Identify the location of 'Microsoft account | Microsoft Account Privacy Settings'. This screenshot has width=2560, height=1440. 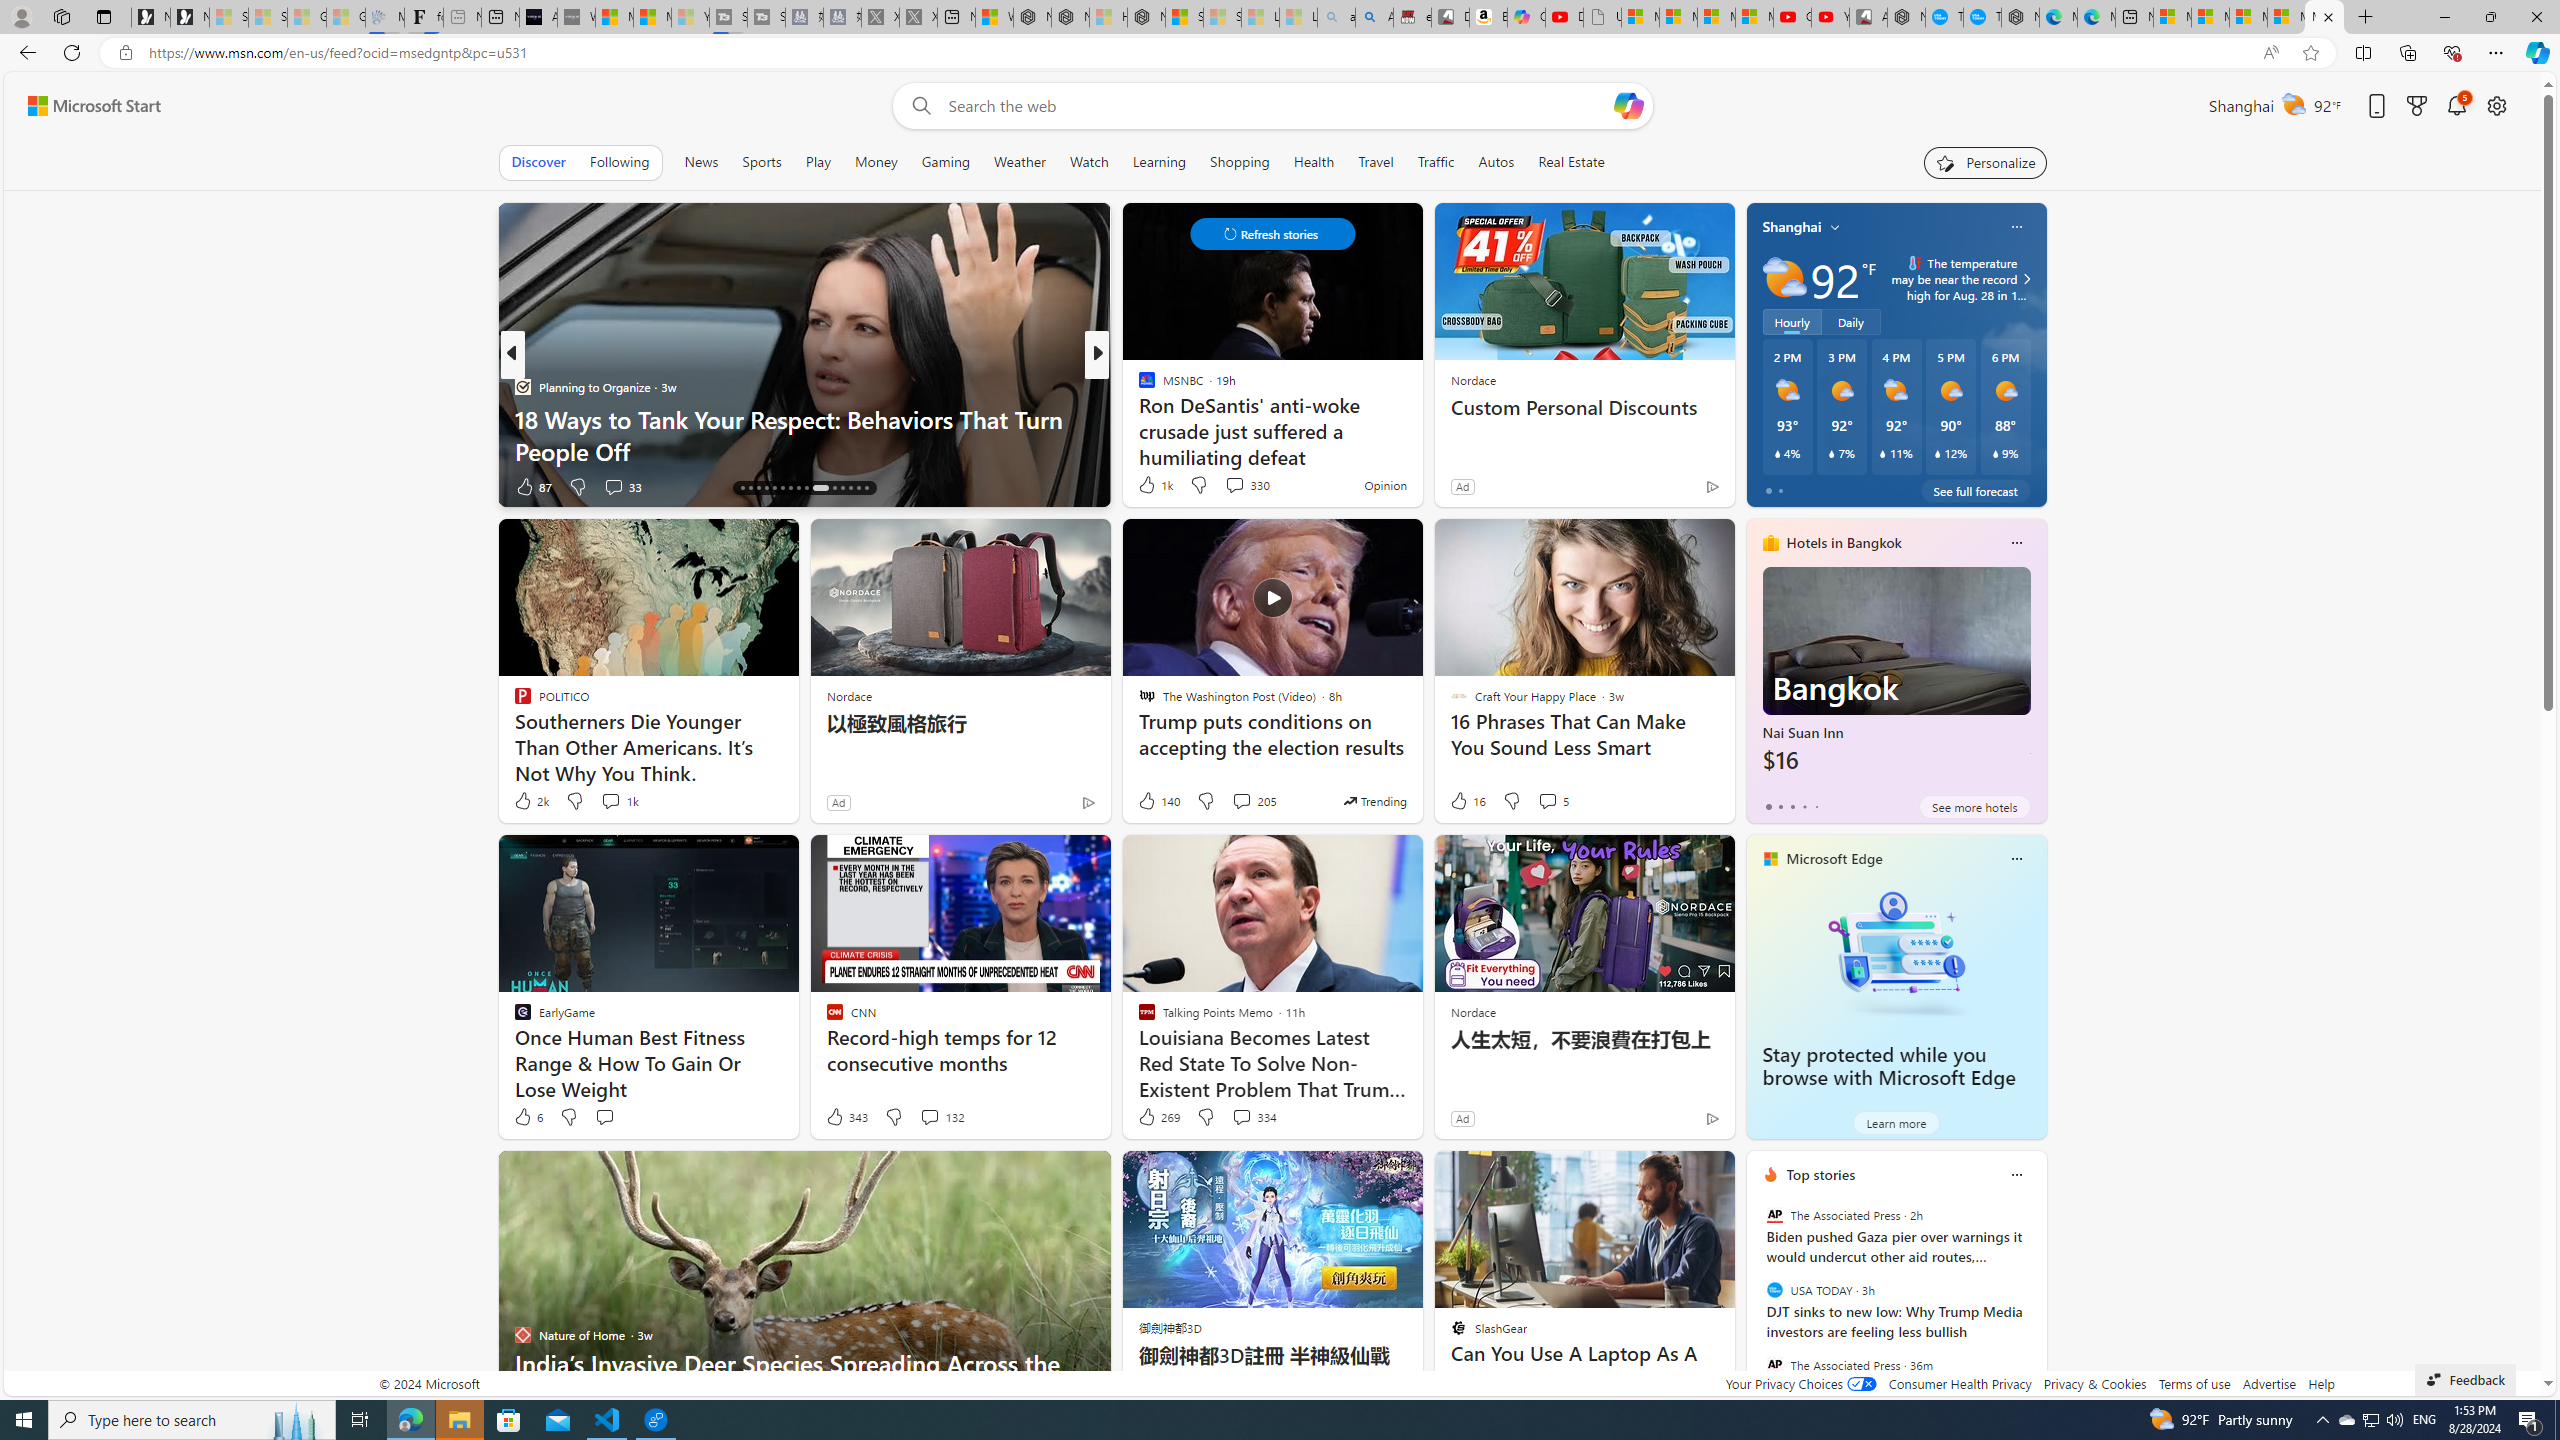
(2209, 16).